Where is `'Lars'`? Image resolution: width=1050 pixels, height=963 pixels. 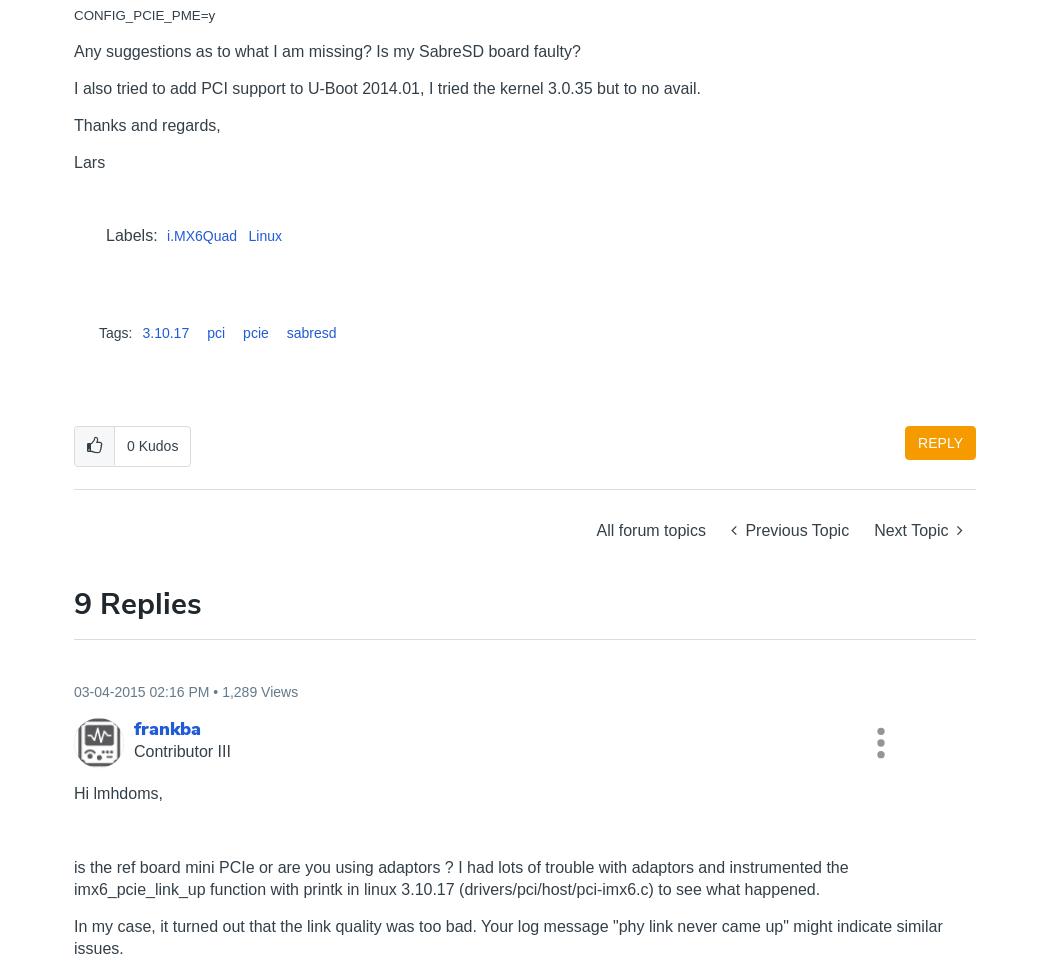
'Lars' is located at coordinates (89, 162).